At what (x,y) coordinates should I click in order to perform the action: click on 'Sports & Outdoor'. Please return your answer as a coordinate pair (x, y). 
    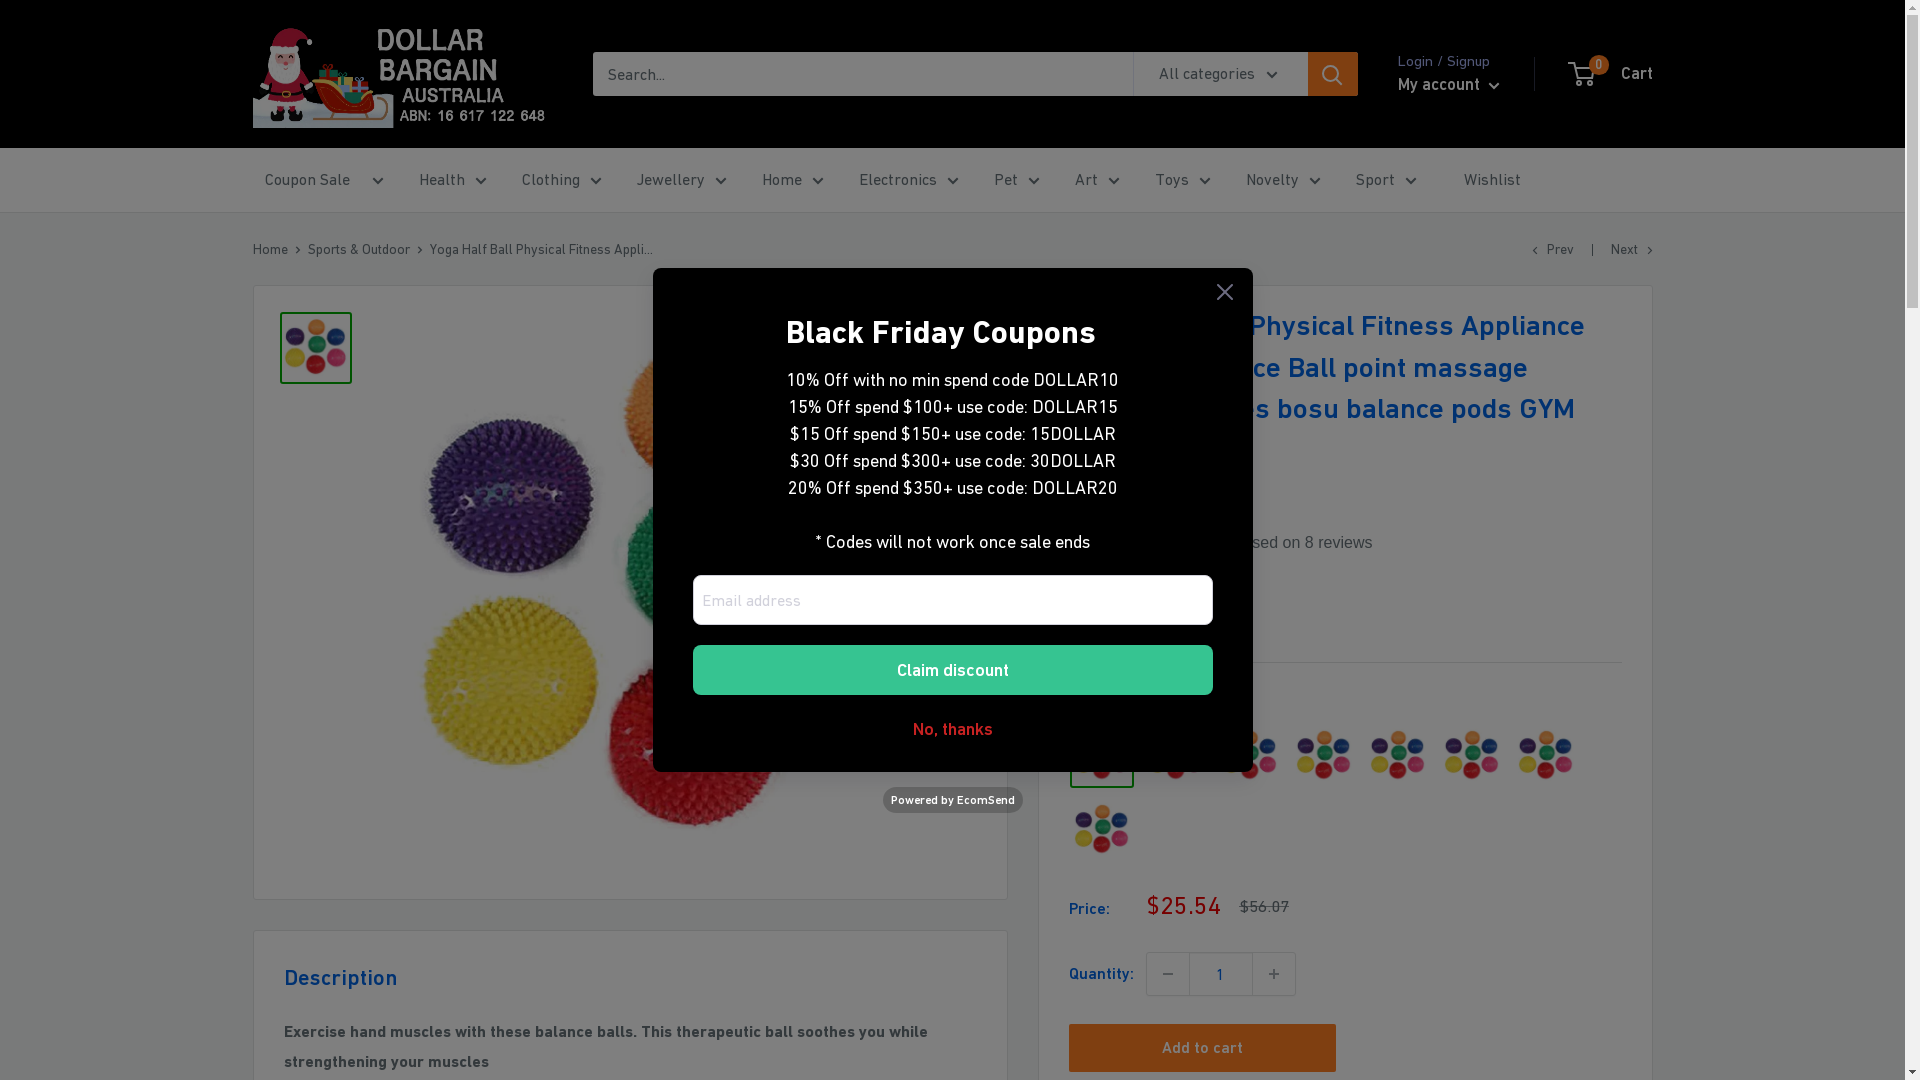
    Looking at the image, I should click on (359, 248).